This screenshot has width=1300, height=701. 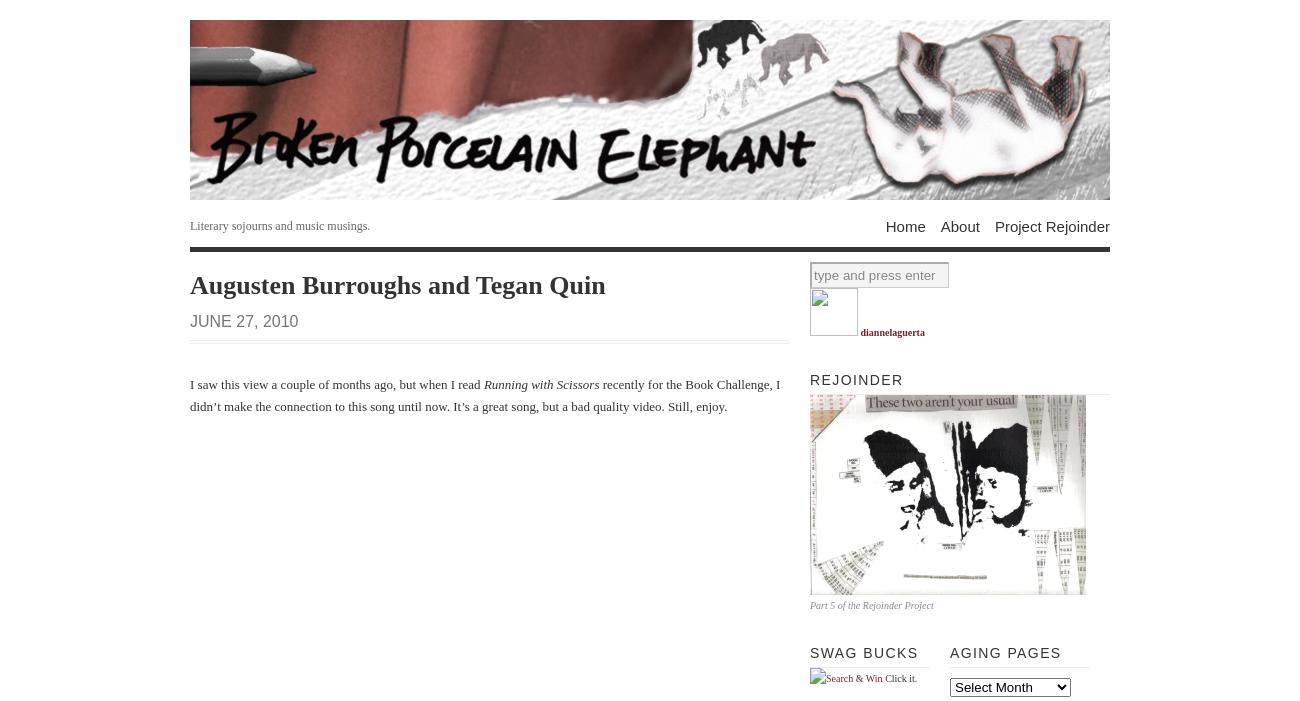 I want to click on 'Rejoinder', so click(x=856, y=380).